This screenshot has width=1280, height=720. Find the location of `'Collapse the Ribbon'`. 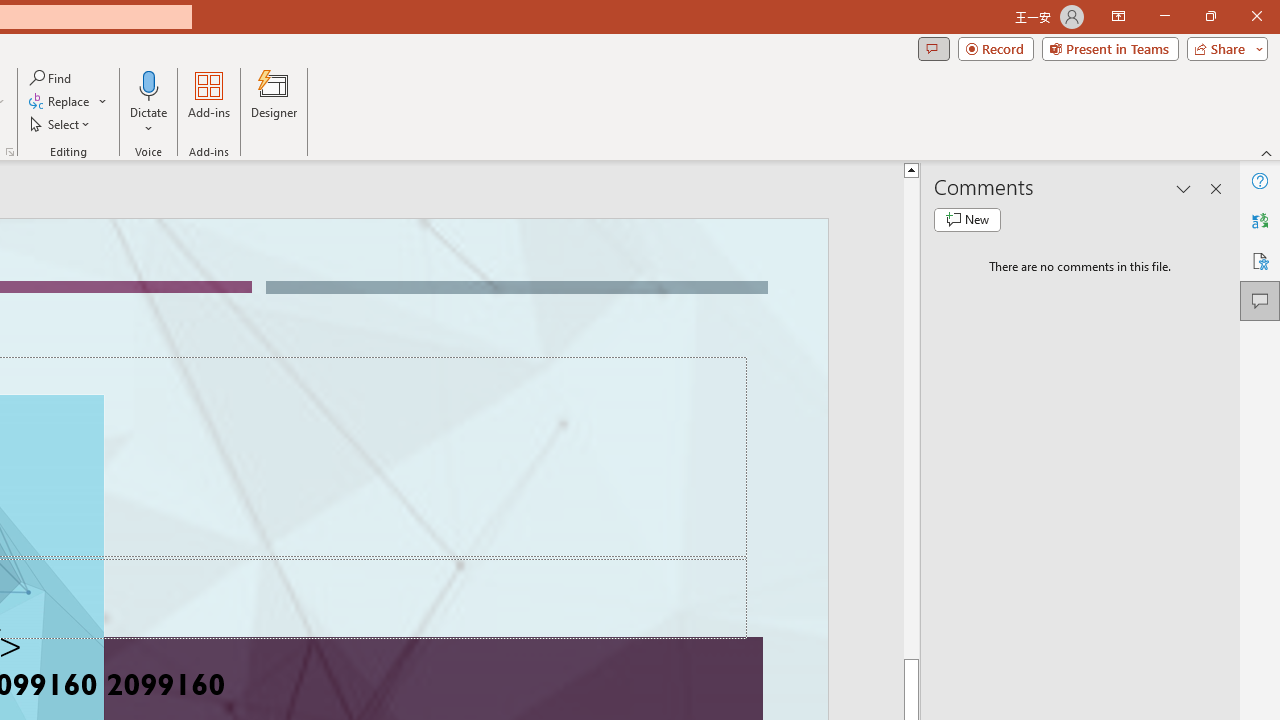

'Collapse the Ribbon' is located at coordinates (1266, 152).